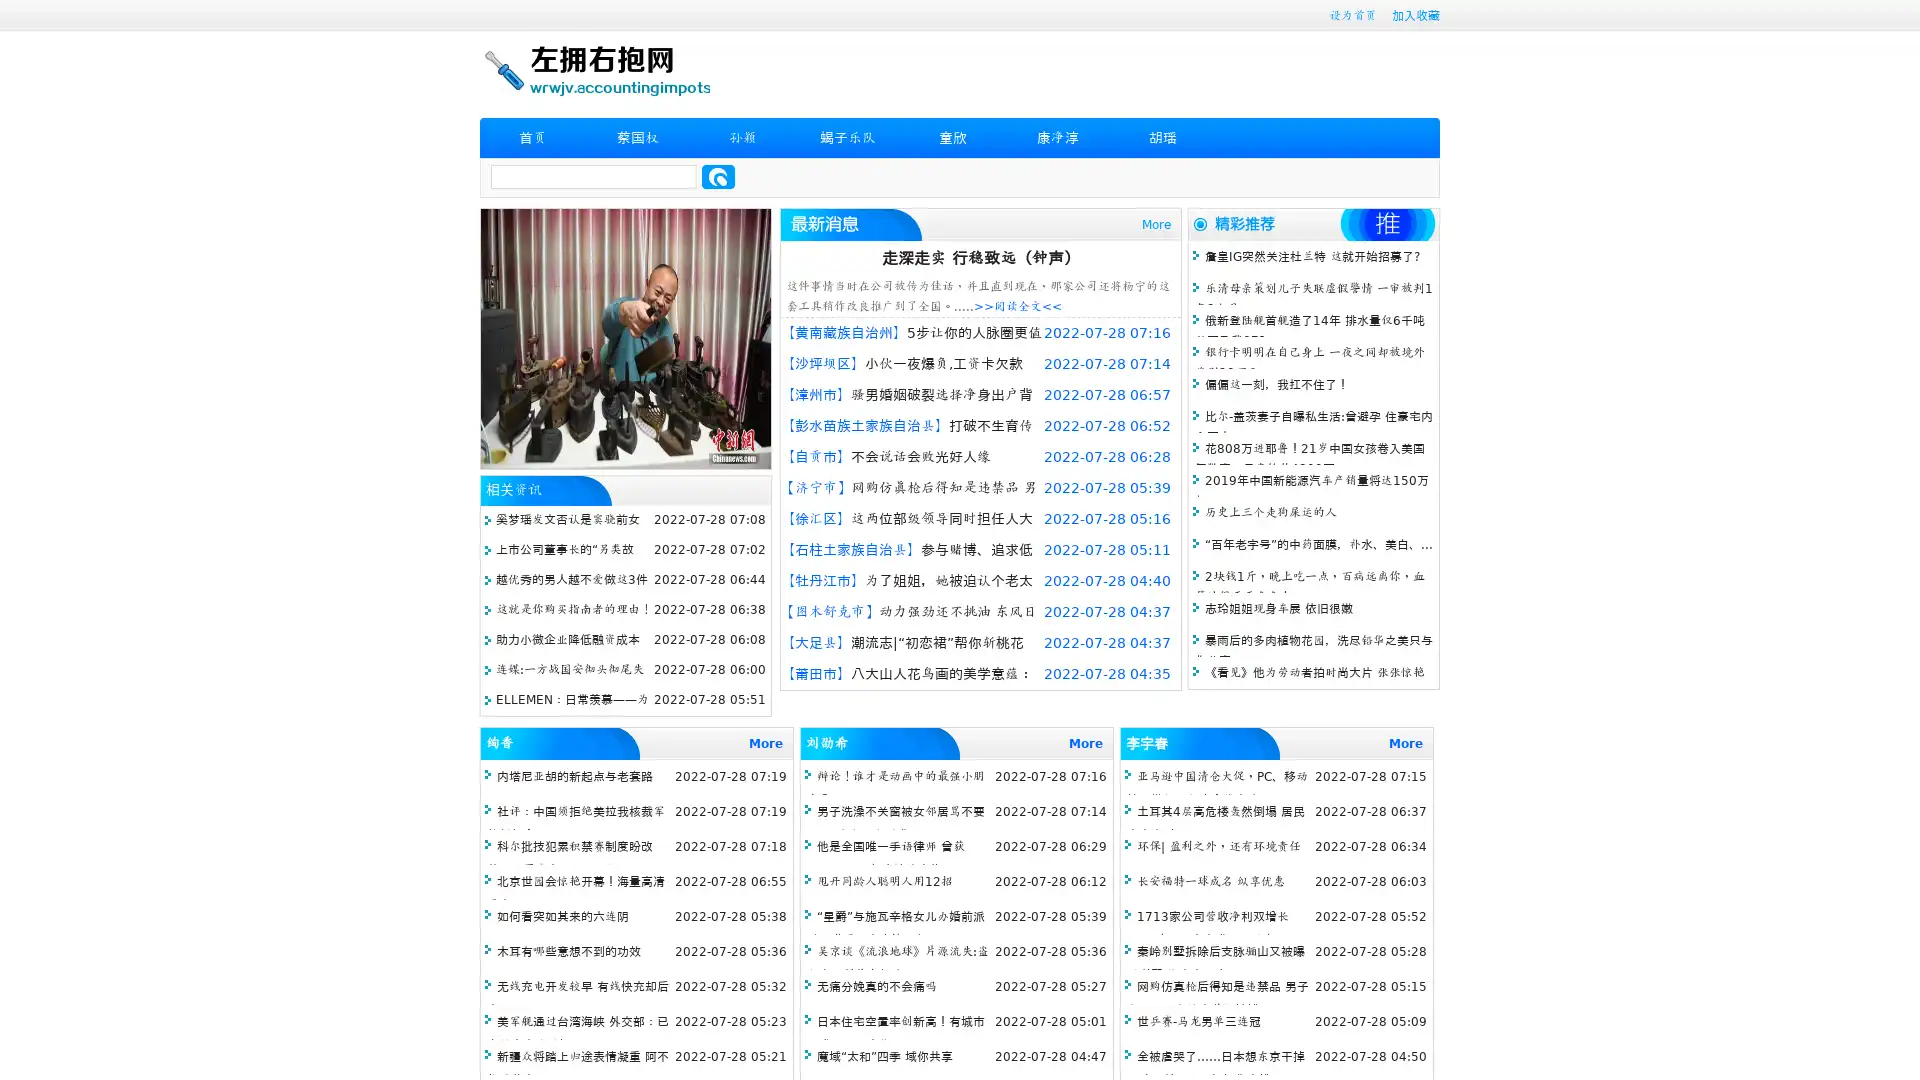 The height and width of the screenshot is (1080, 1920). What do you see at coordinates (718, 176) in the screenshot?
I see `Search` at bounding box center [718, 176].